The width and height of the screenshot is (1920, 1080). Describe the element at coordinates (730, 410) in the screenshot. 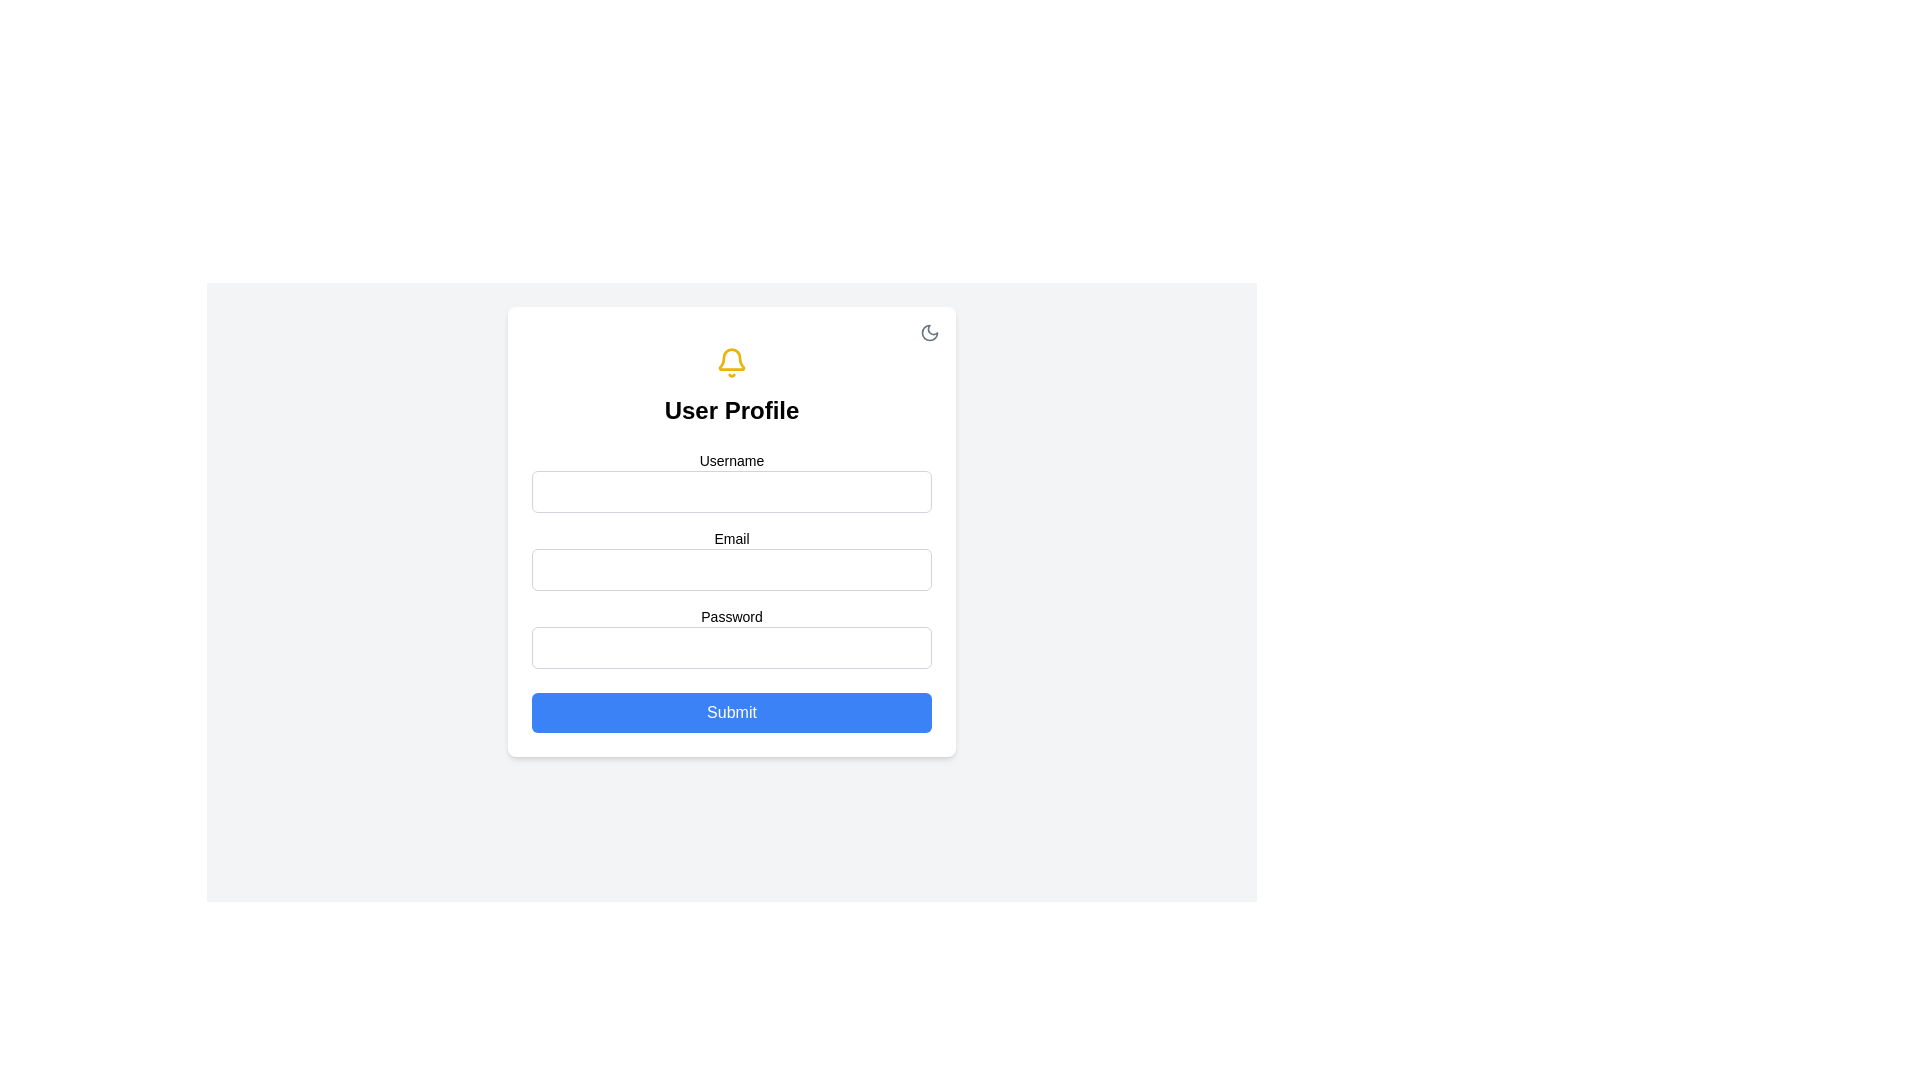

I see `the 'User Profile' heading, which is a bold, large text element centrally aligned below a yellow bell icon in the interface` at that location.